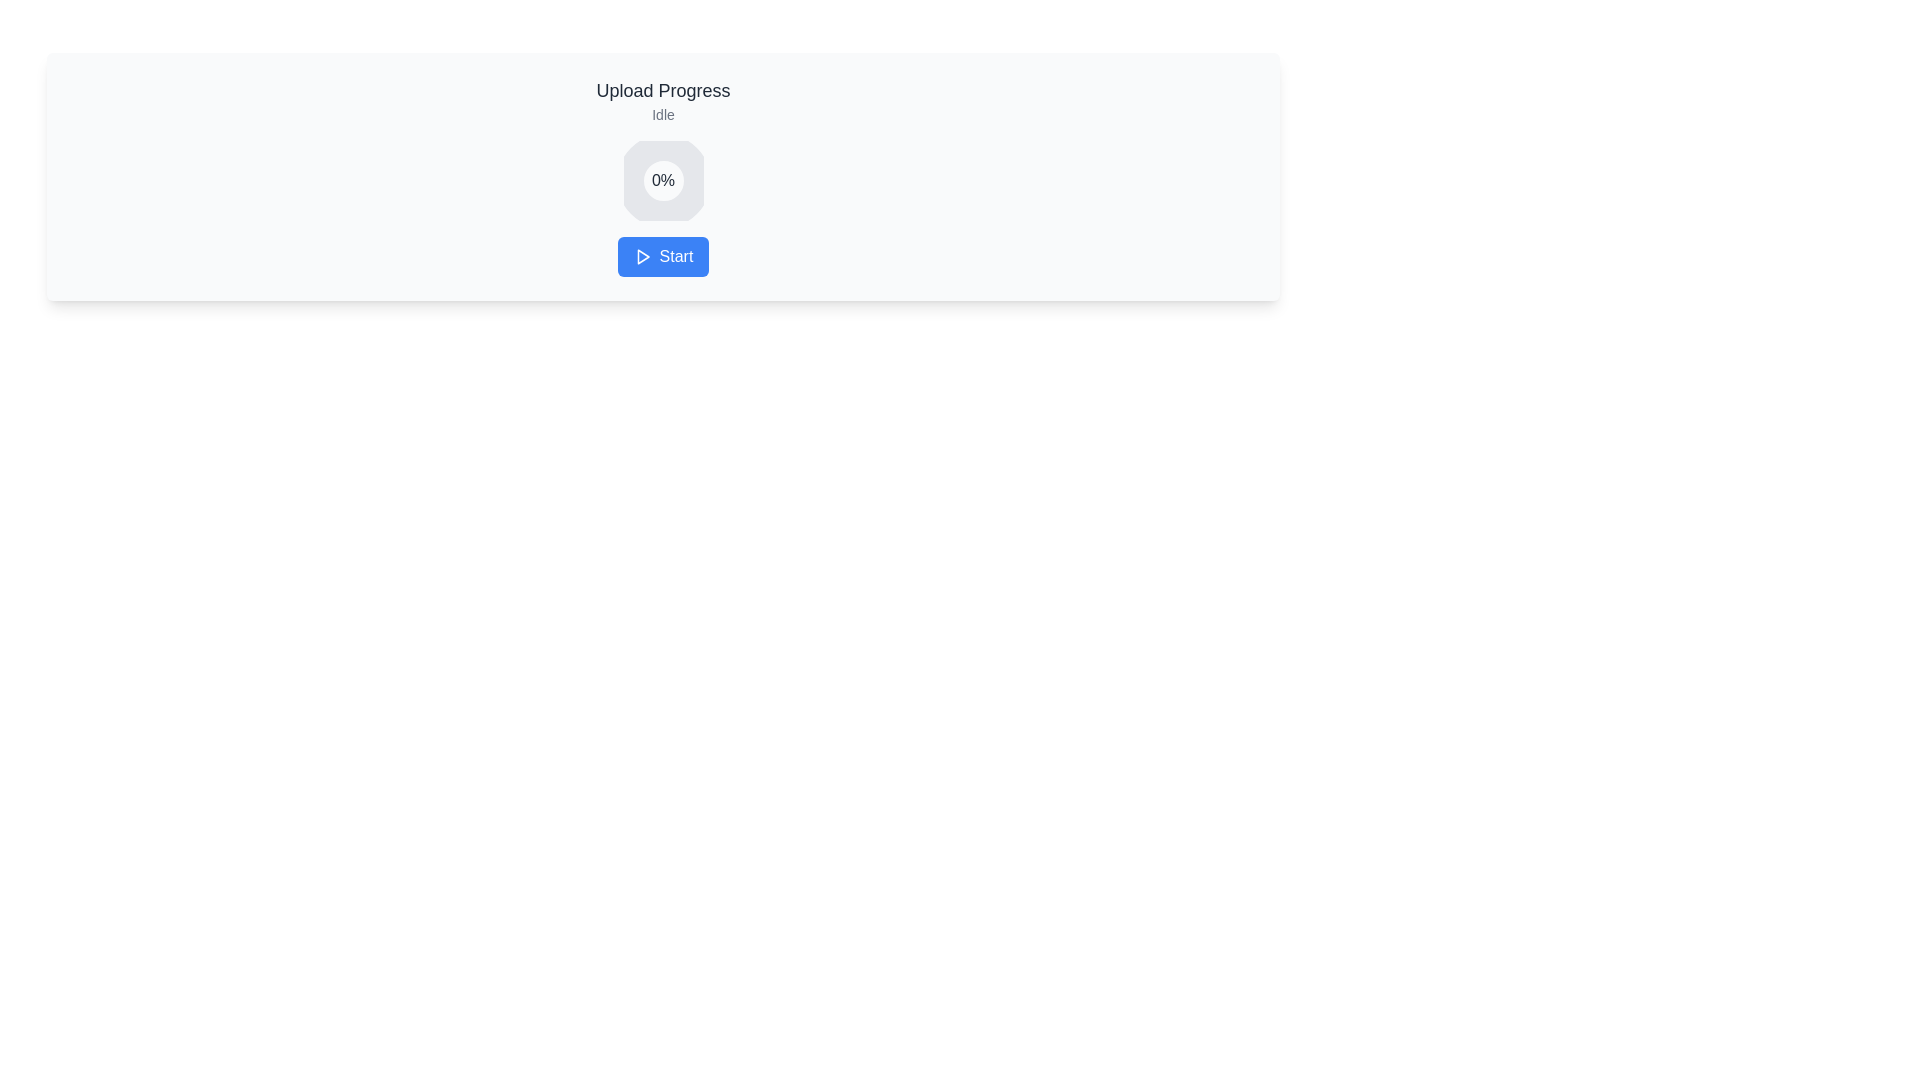 This screenshot has height=1080, width=1920. What do you see at coordinates (663, 181) in the screenshot?
I see `the circular graphical element that visually indicates upload progress, positioned centrally above the 'Start' button and below the 'Upload Progress' heading with '0%' text` at bounding box center [663, 181].